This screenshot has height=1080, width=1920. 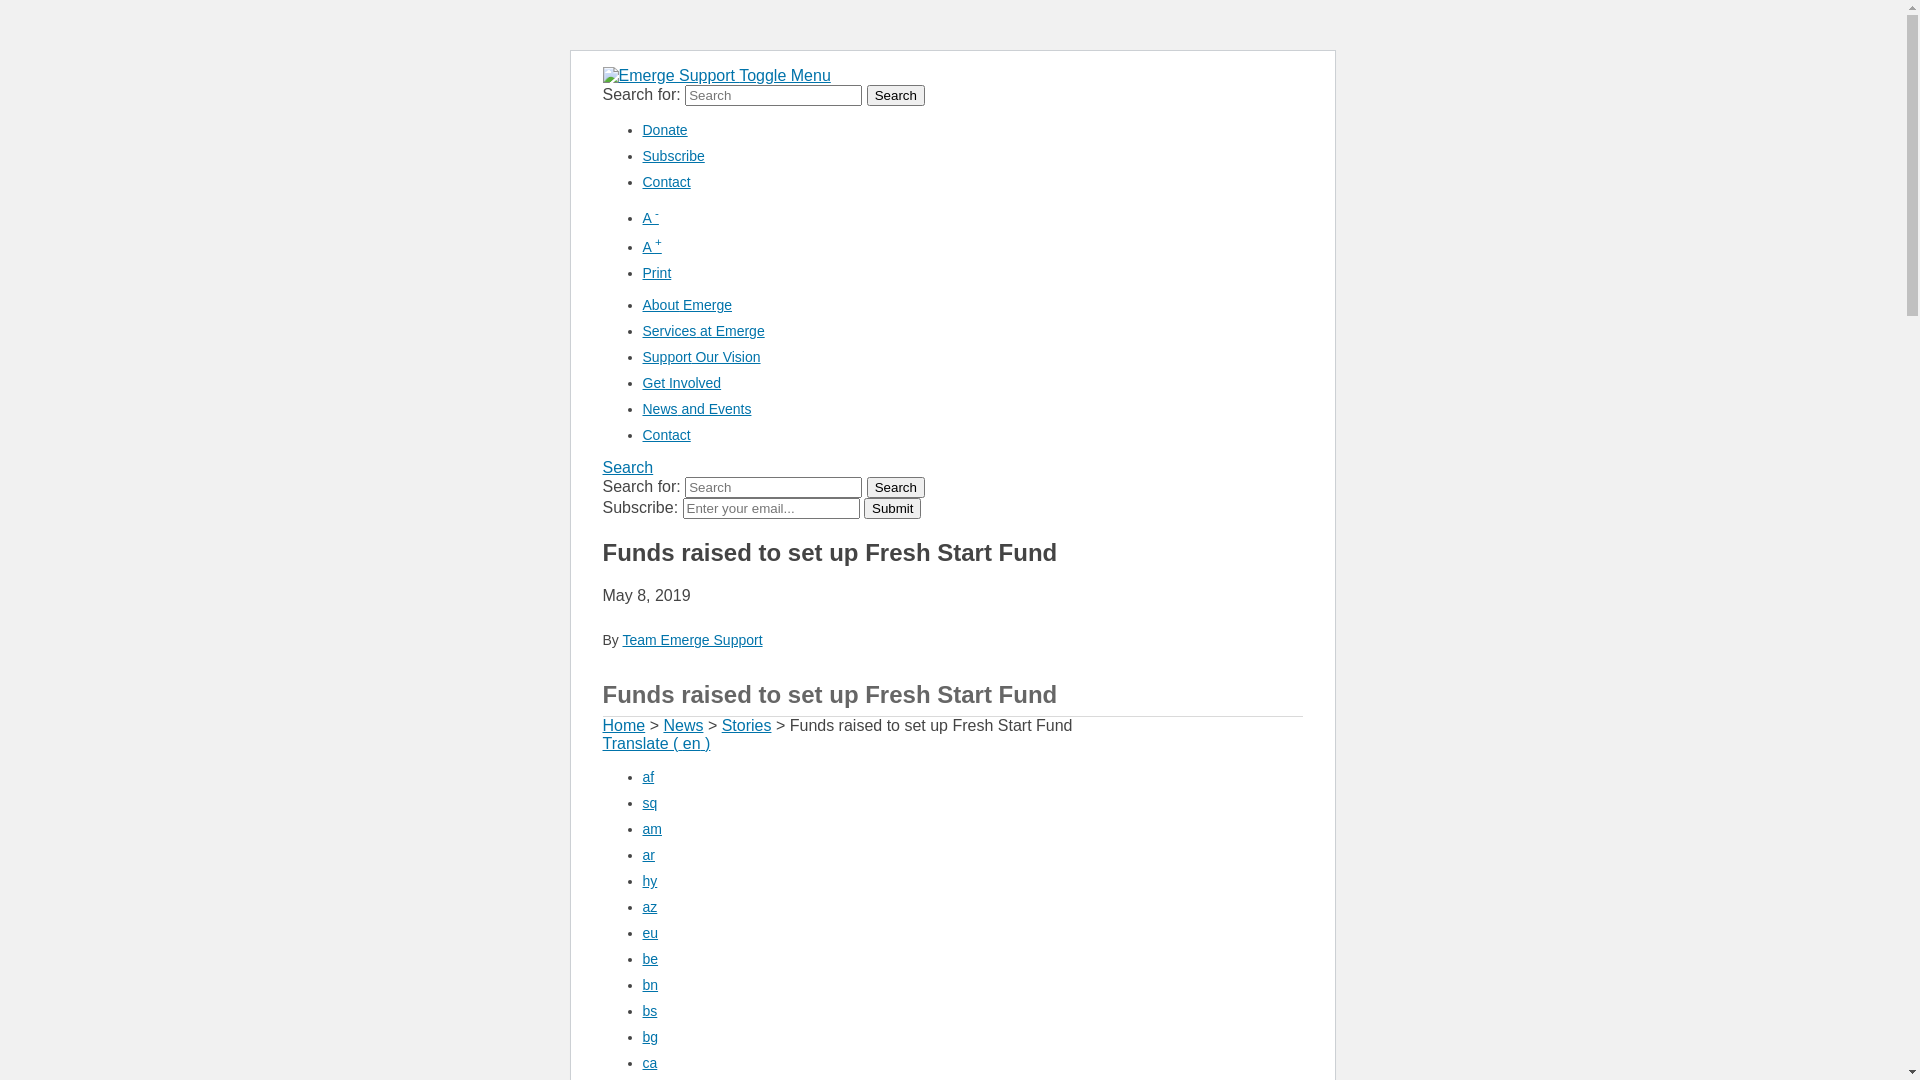 What do you see at coordinates (784, 74) in the screenshot?
I see `'Toggle Menu'` at bounding box center [784, 74].